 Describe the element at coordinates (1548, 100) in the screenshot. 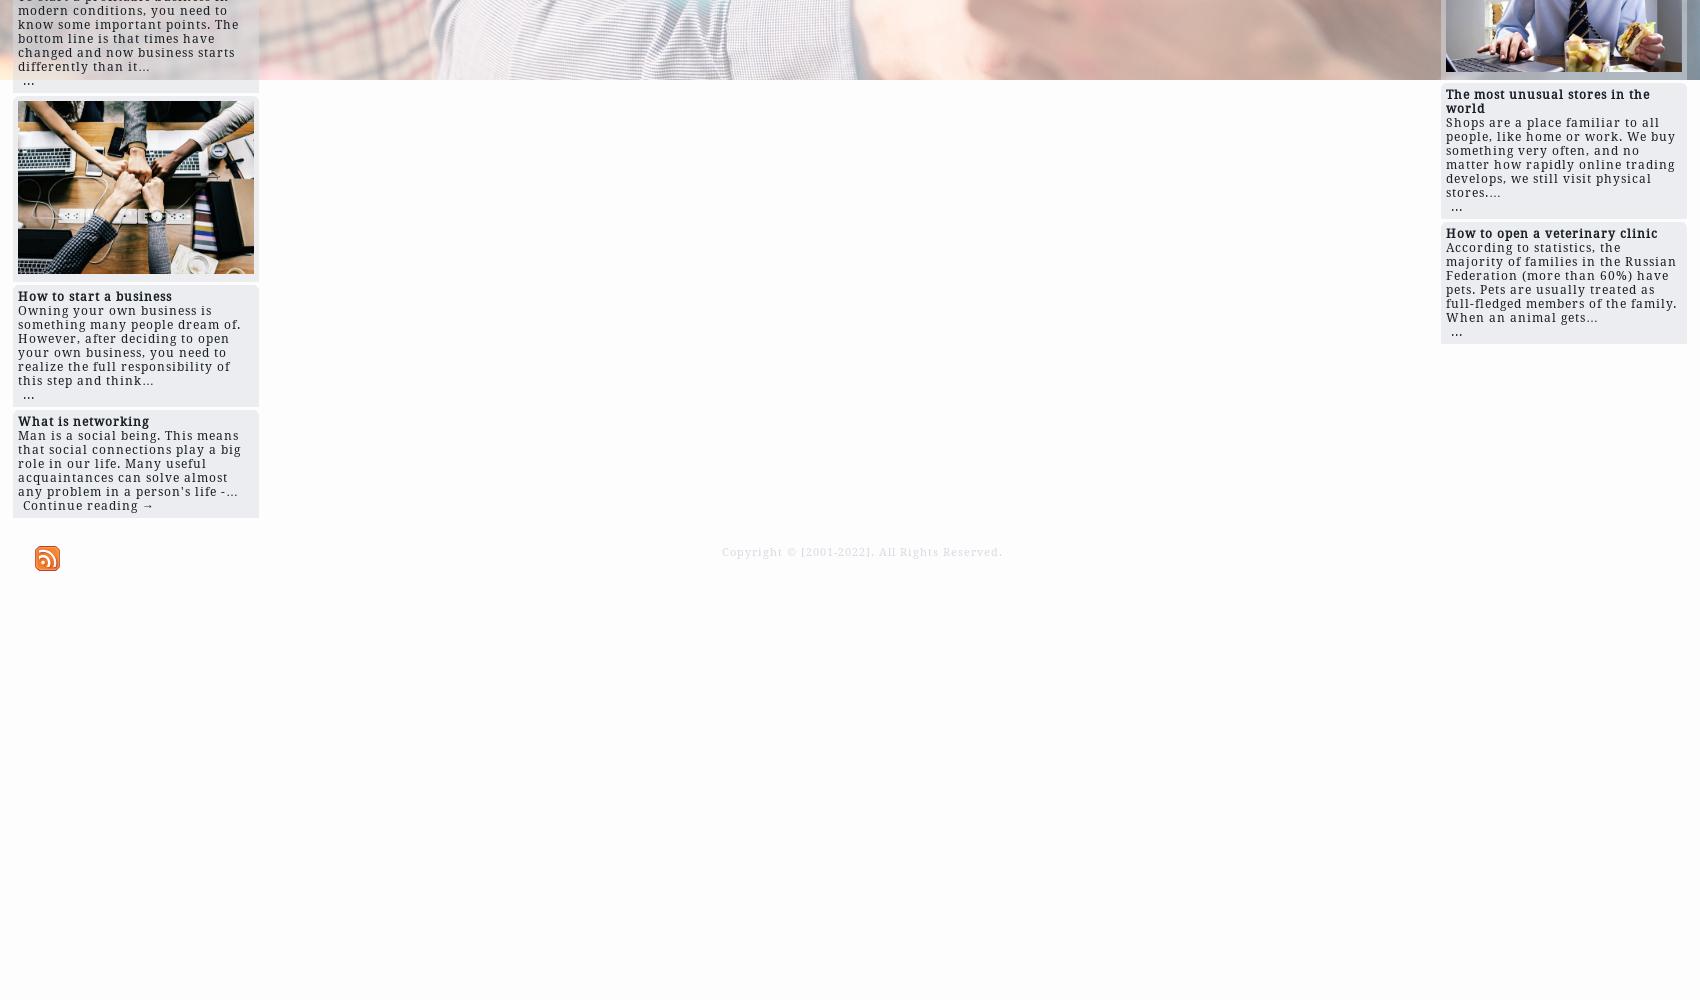

I see `'The most unusual stores in the world'` at that location.